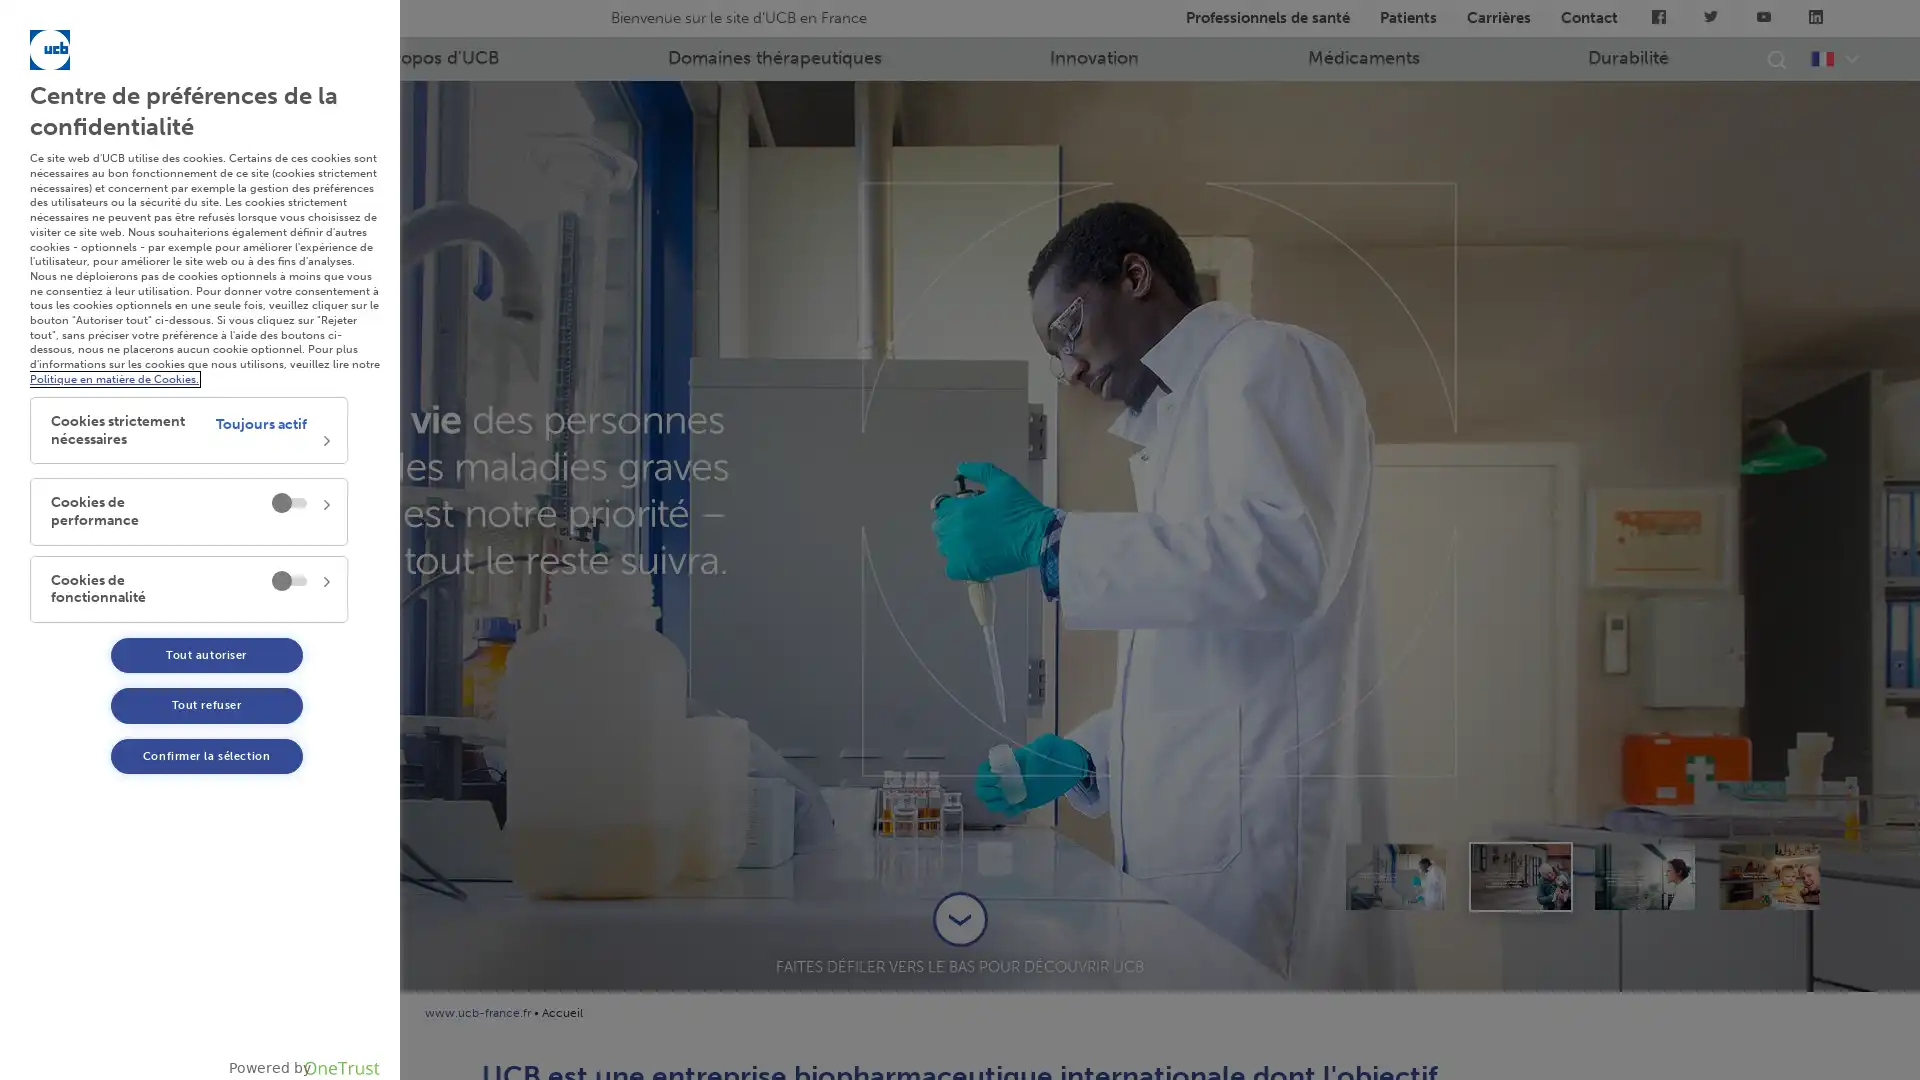 Image resolution: width=1920 pixels, height=1080 pixels. Describe the element at coordinates (206, 704) in the screenshot. I see `Tout refuser` at that location.